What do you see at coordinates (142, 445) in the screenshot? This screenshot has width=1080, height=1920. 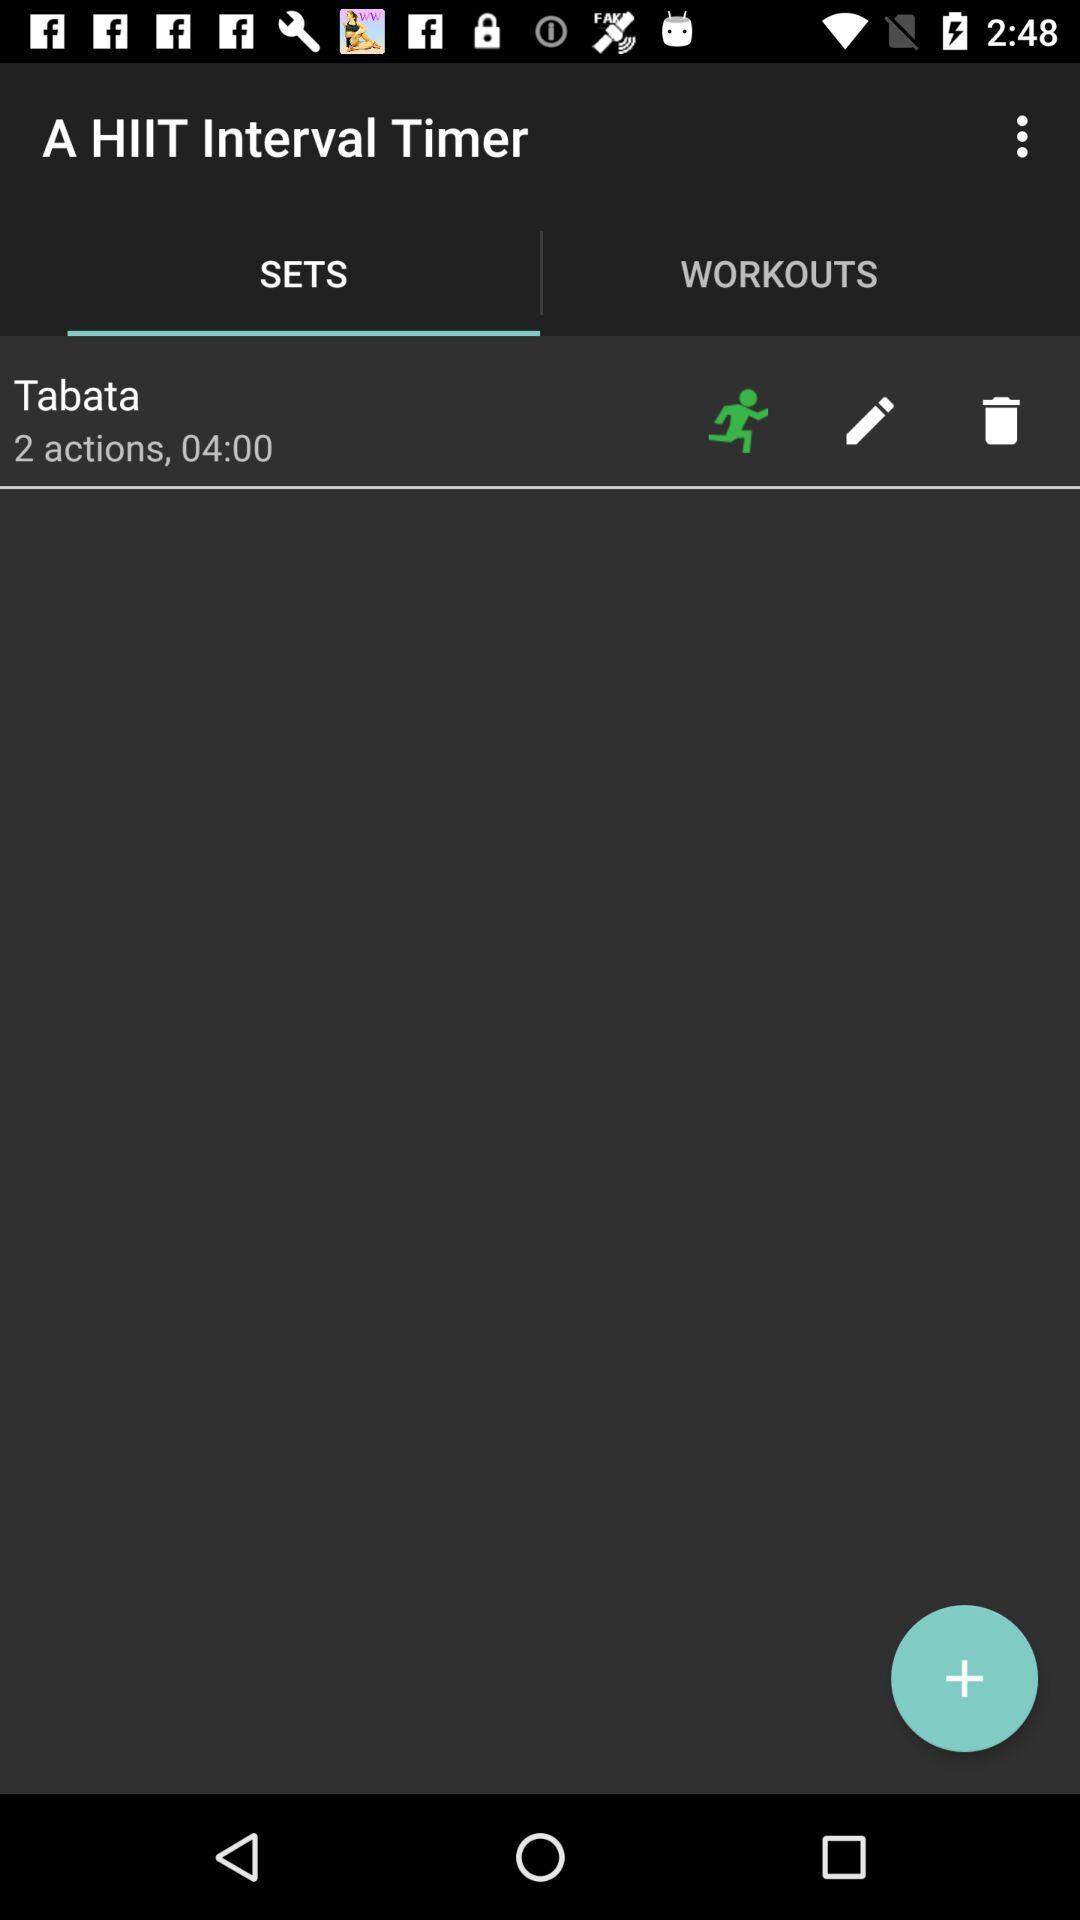 I see `item below tabata` at bounding box center [142, 445].